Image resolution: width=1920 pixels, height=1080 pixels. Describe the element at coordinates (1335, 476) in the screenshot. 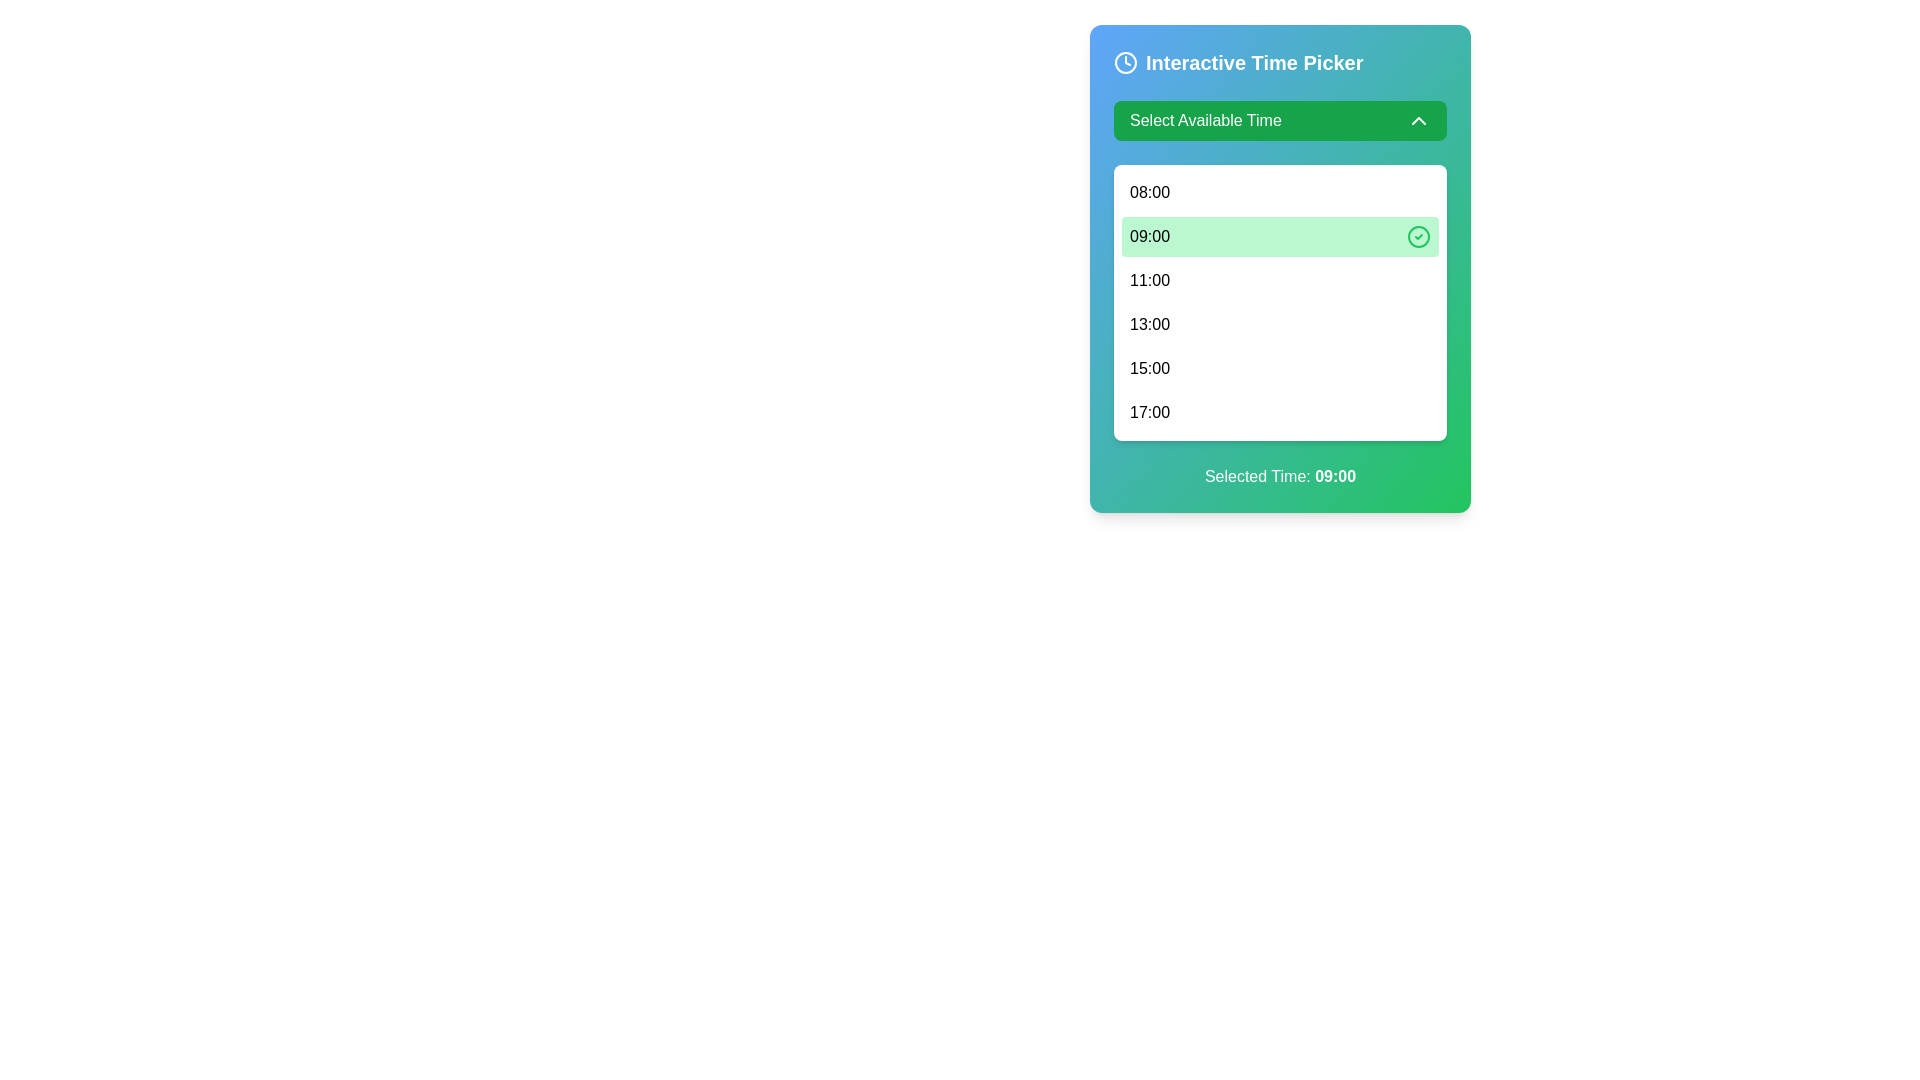

I see `displayed time '09:00' from the text label that shows 'Selected Time: 09:00' within the green-themed time picker widget` at that location.